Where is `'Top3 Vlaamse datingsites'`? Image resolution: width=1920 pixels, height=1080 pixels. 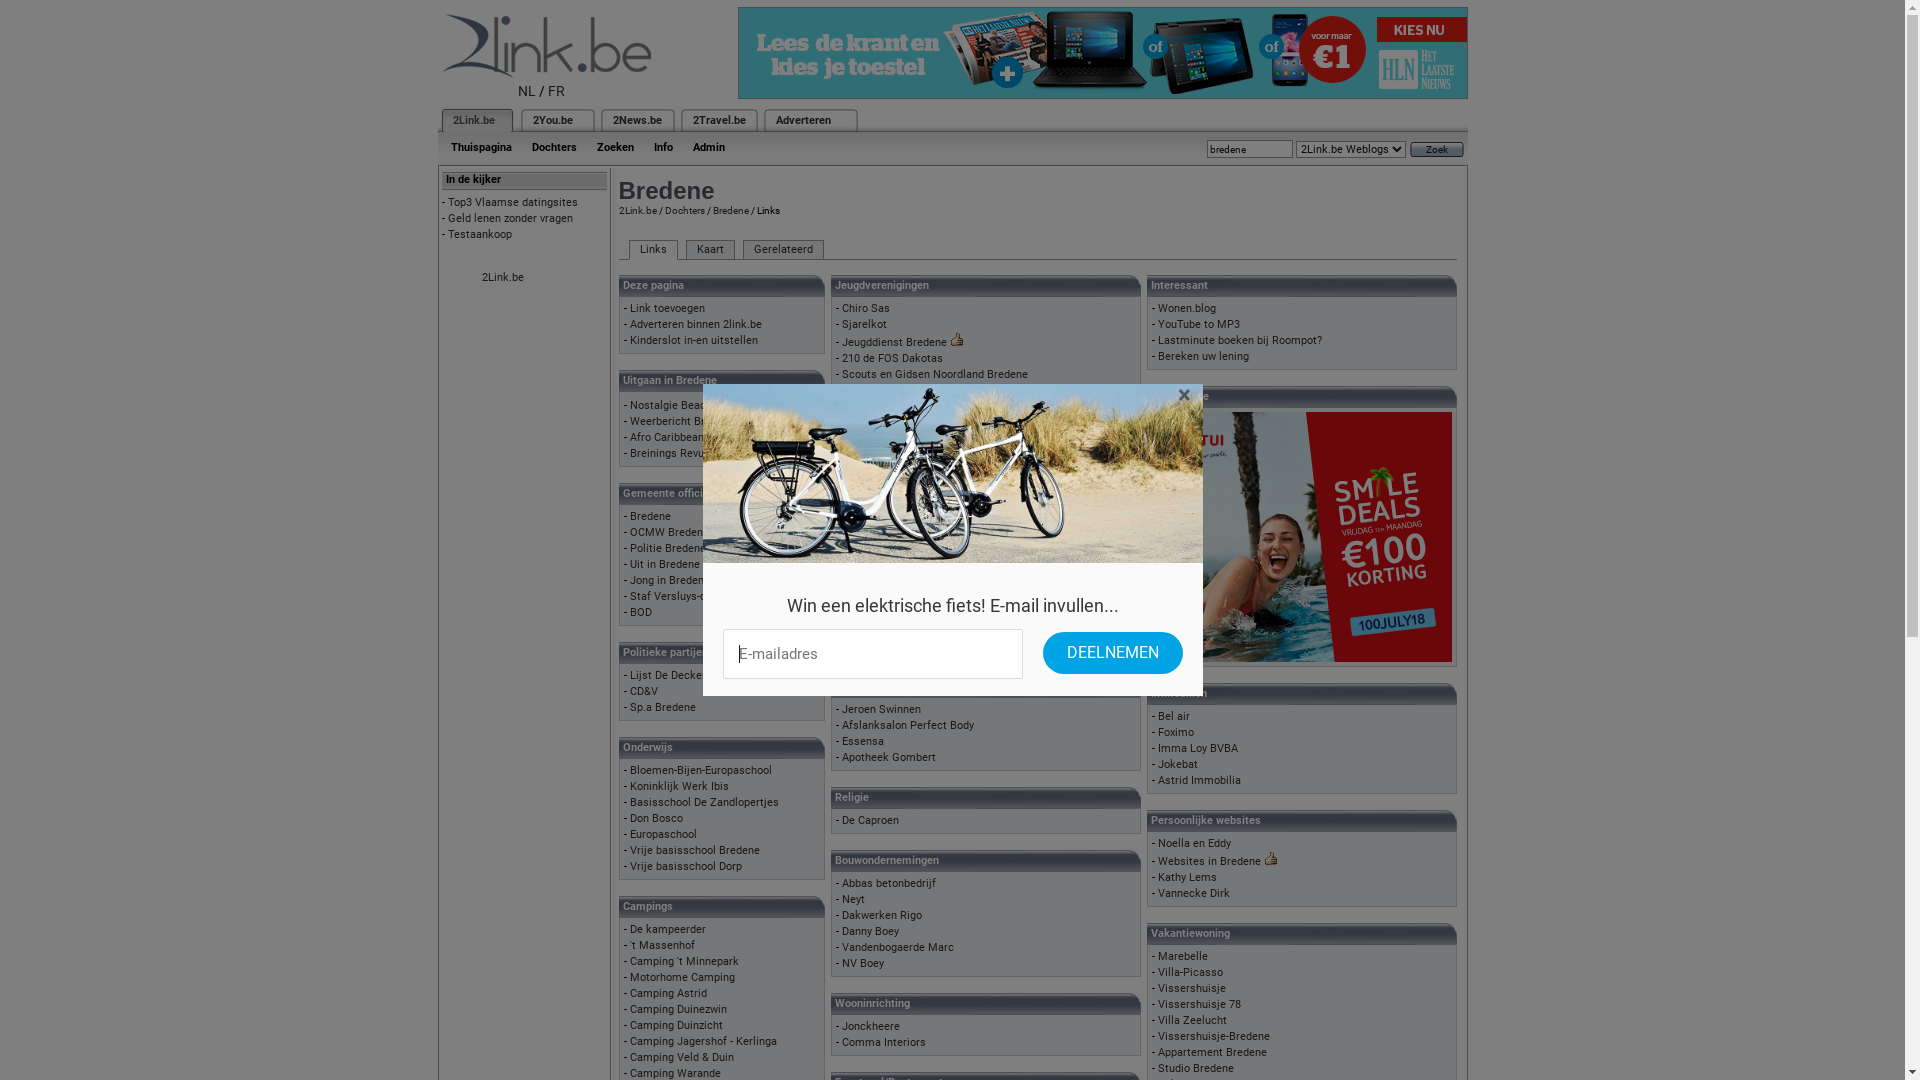
'Top3 Vlaamse datingsites' is located at coordinates (513, 202).